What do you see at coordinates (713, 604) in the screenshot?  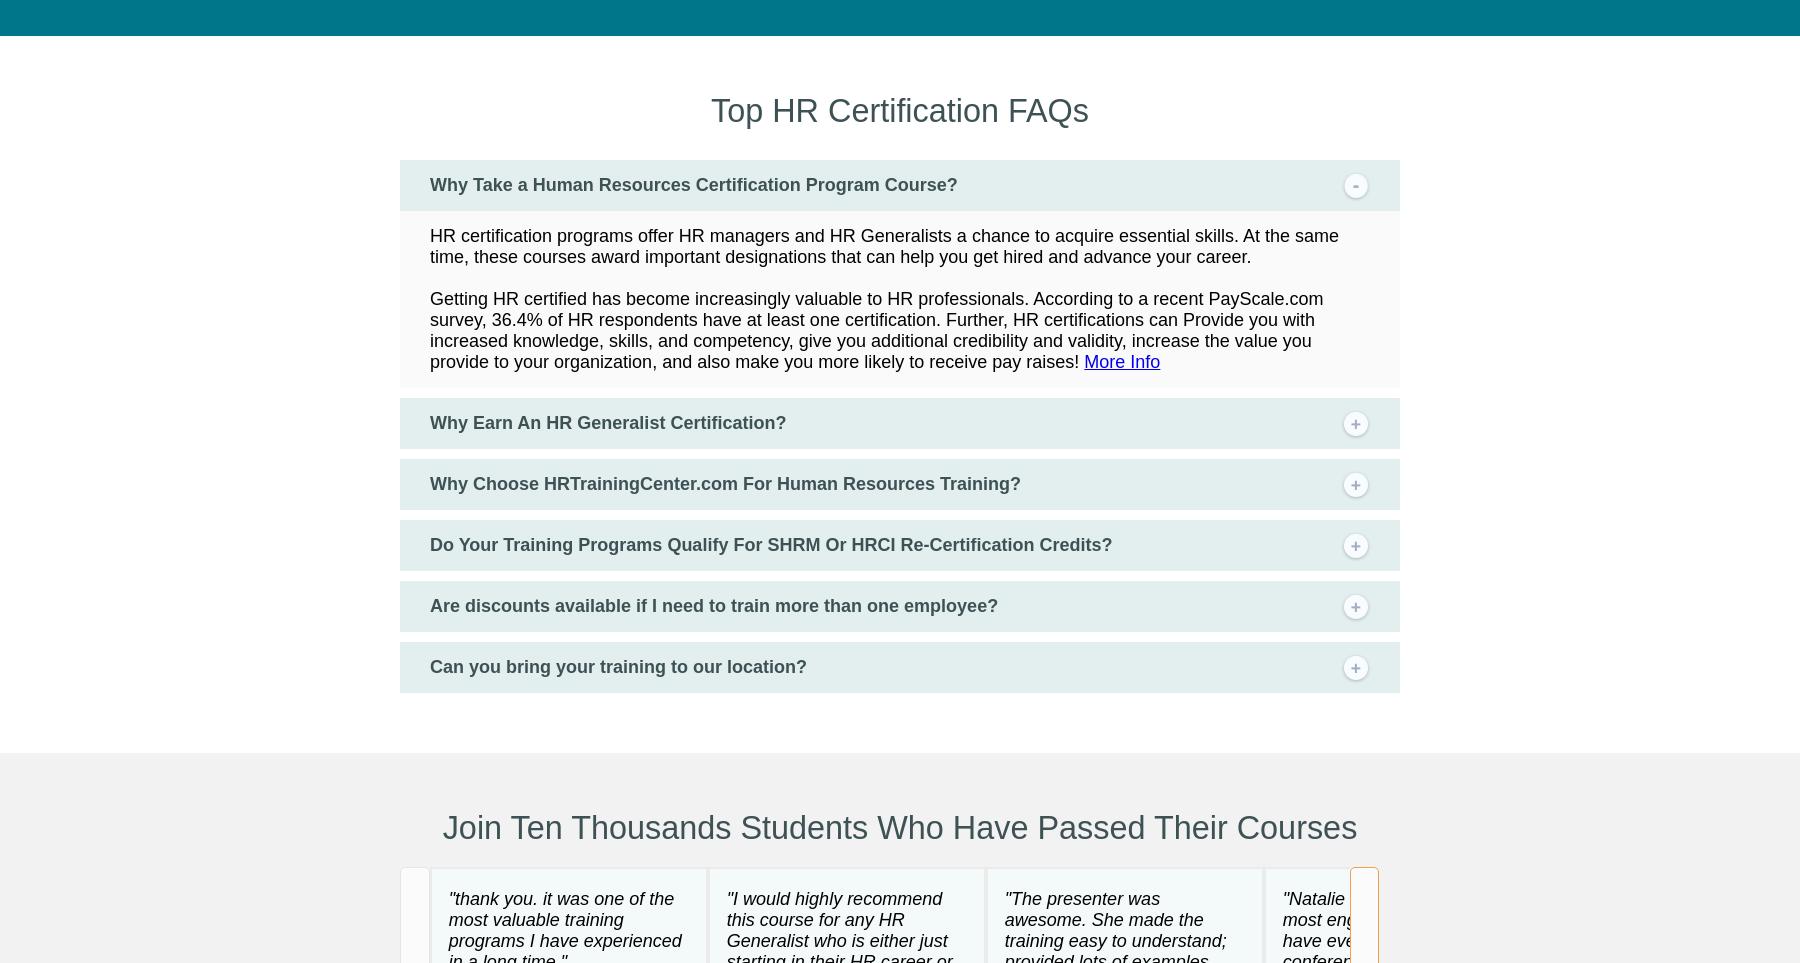 I see `'Are discounts available if I need to train more than one employee?'` at bounding box center [713, 604].